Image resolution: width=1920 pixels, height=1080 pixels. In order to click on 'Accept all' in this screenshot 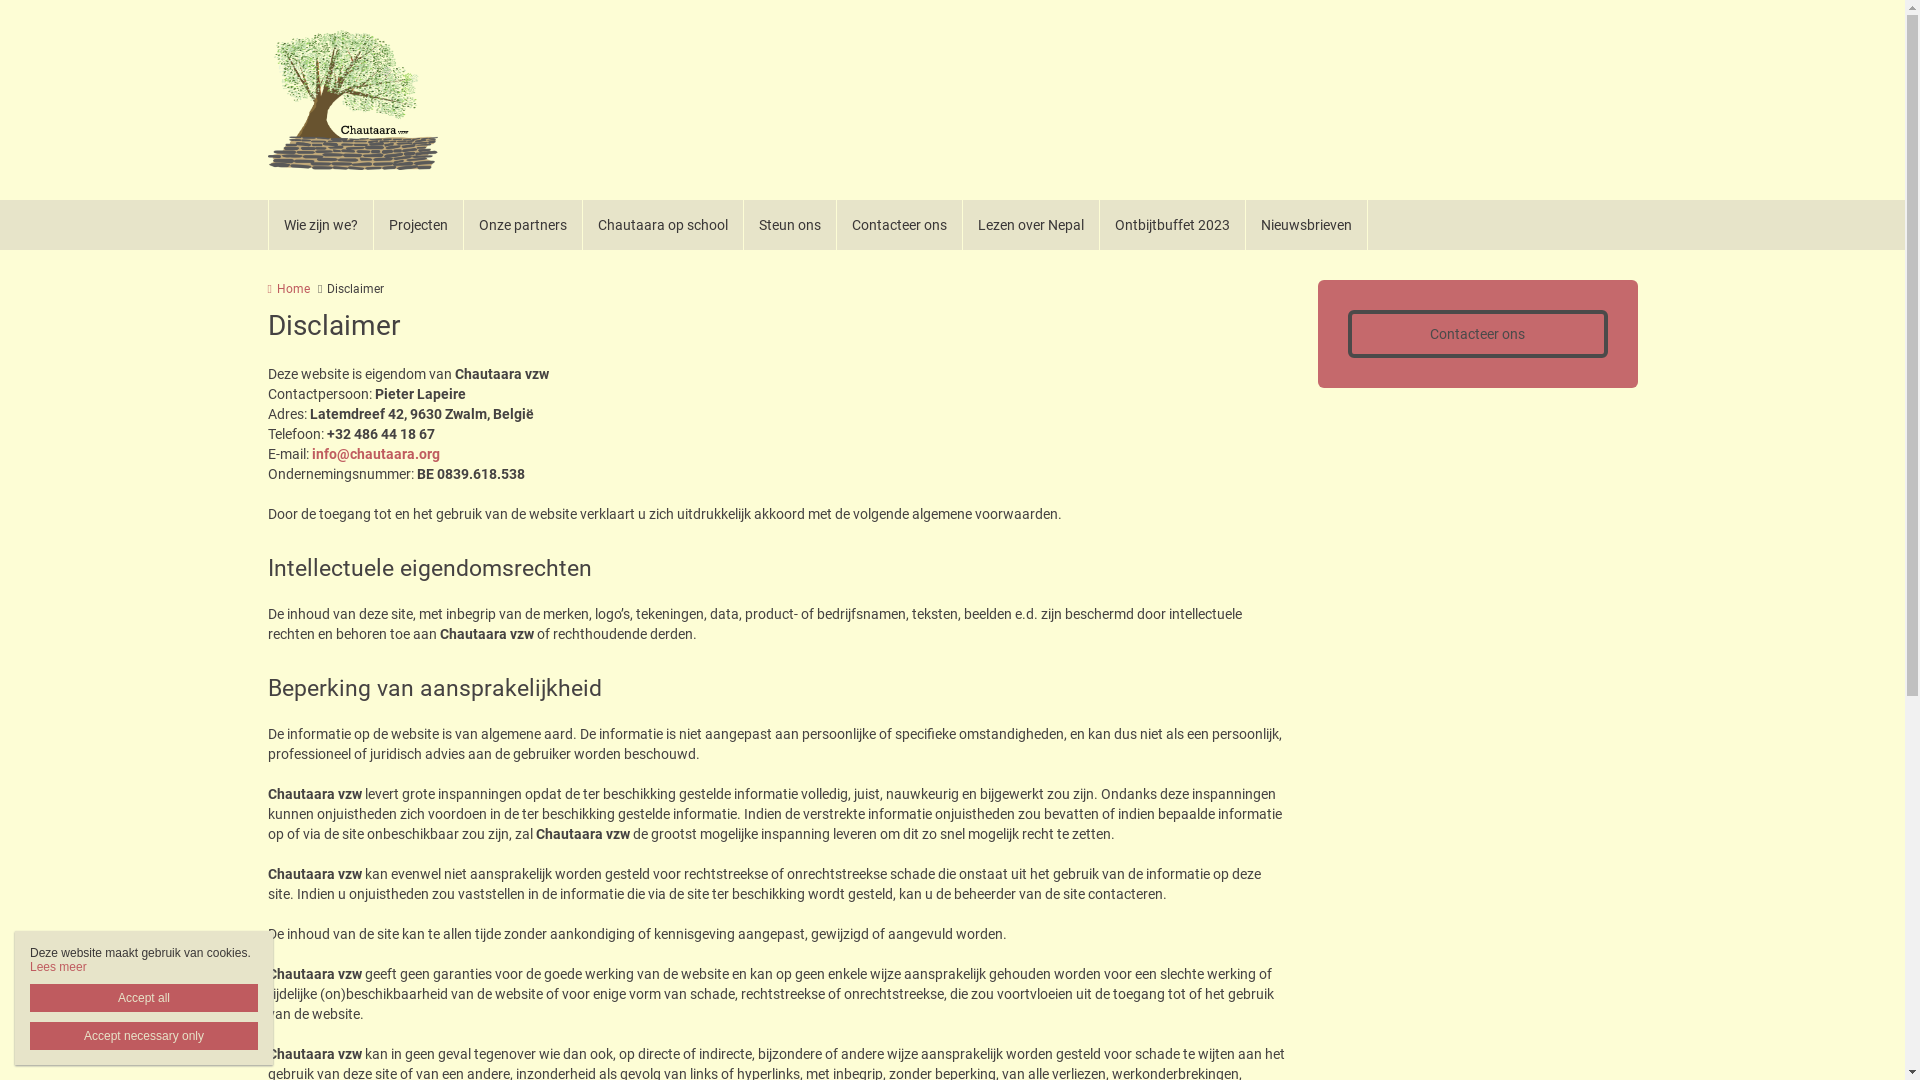, I will do `click(143, 998)`.